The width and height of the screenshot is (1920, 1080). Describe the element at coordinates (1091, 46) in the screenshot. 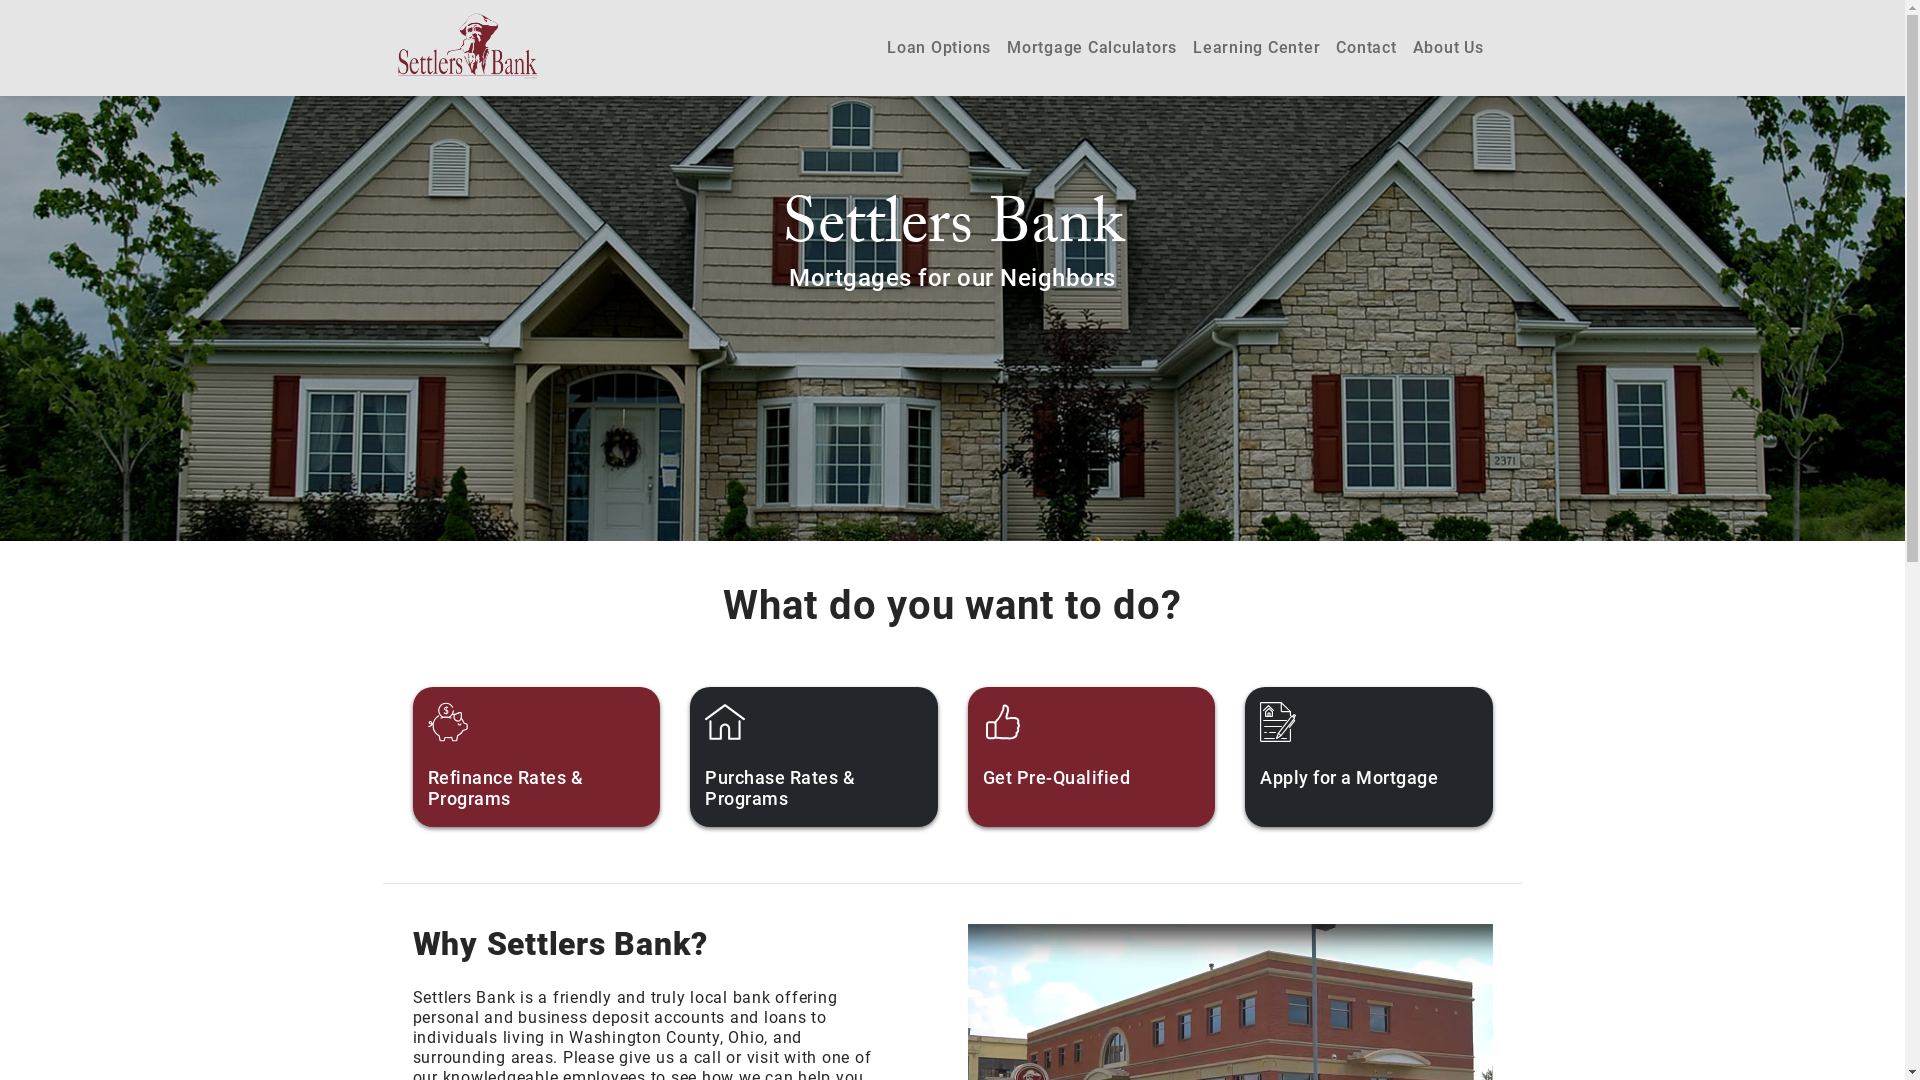

I see `'Mortgage Calculators'` at that location.